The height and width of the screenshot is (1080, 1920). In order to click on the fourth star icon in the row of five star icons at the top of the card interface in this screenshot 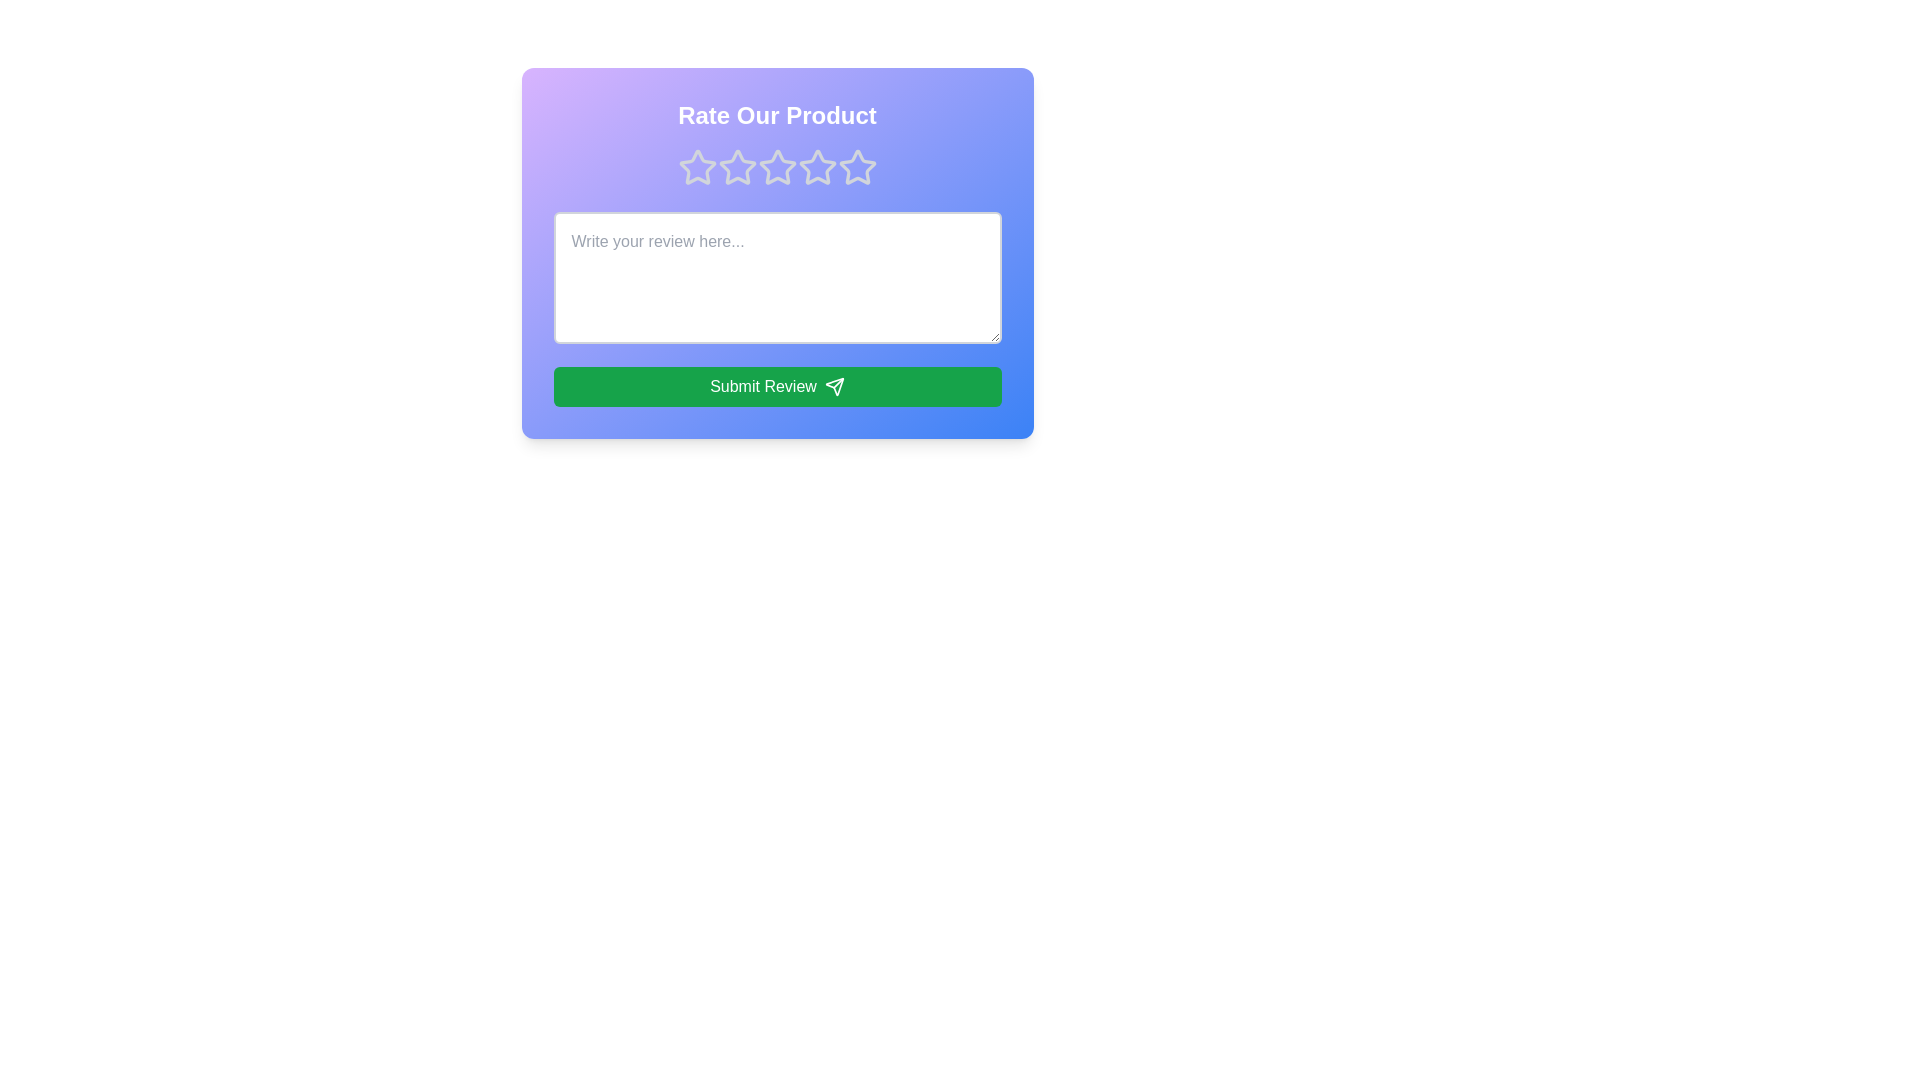, I will do `click(857, 166)`.